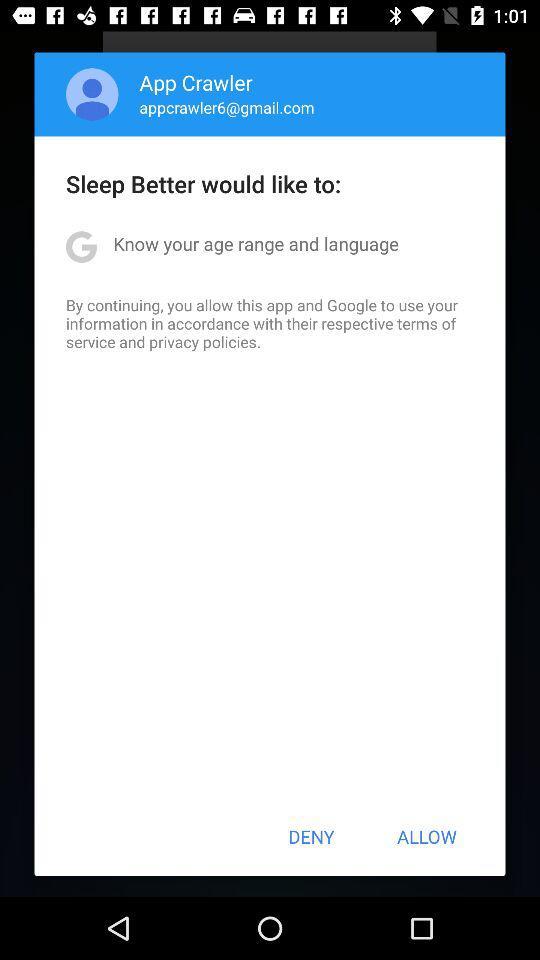 The width and height of the screenshot is (540, 960). Describe the element at coordinates (256, 242) in the screenshot. I see `know your age app` at that location.